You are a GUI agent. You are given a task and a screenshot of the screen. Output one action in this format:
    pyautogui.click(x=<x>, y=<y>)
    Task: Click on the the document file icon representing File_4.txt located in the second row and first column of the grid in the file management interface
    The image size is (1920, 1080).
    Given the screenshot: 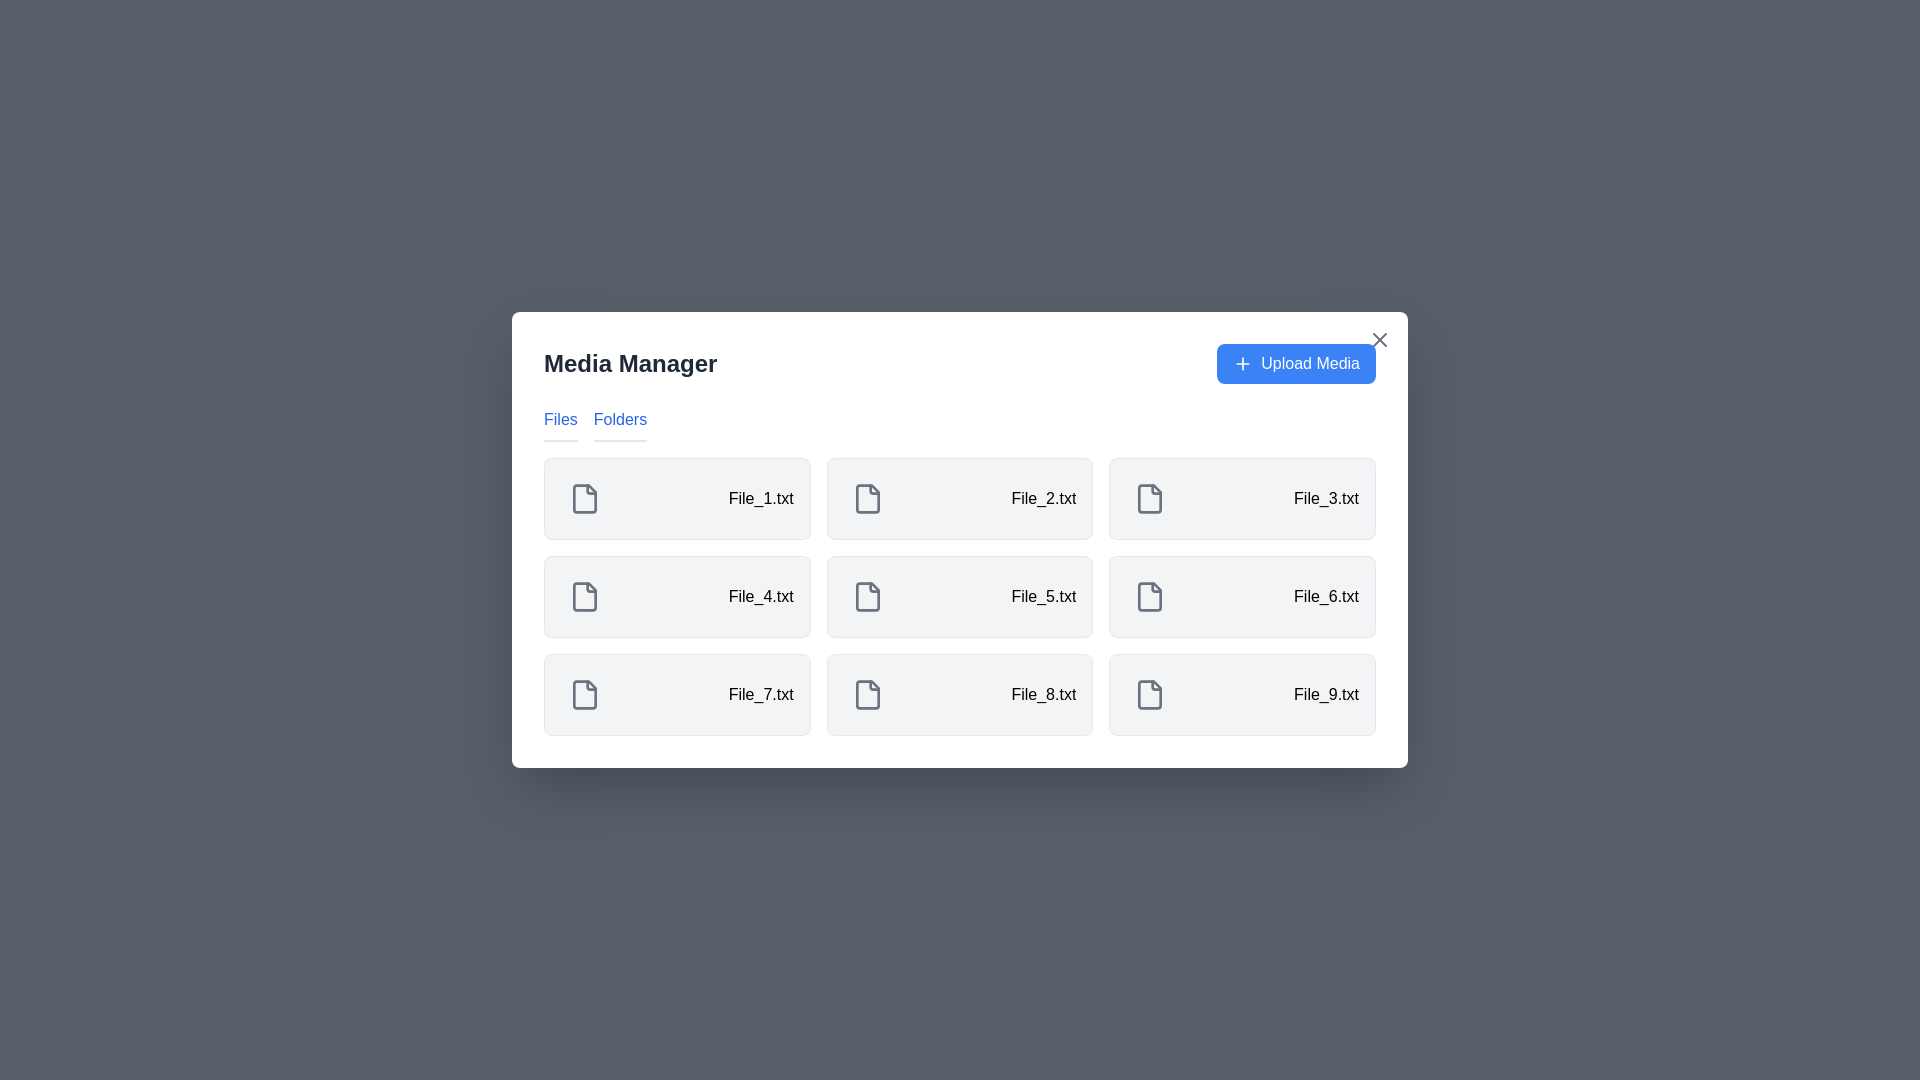 What is the action you would take?
    pyautogui.click(x=584, y=596)
    